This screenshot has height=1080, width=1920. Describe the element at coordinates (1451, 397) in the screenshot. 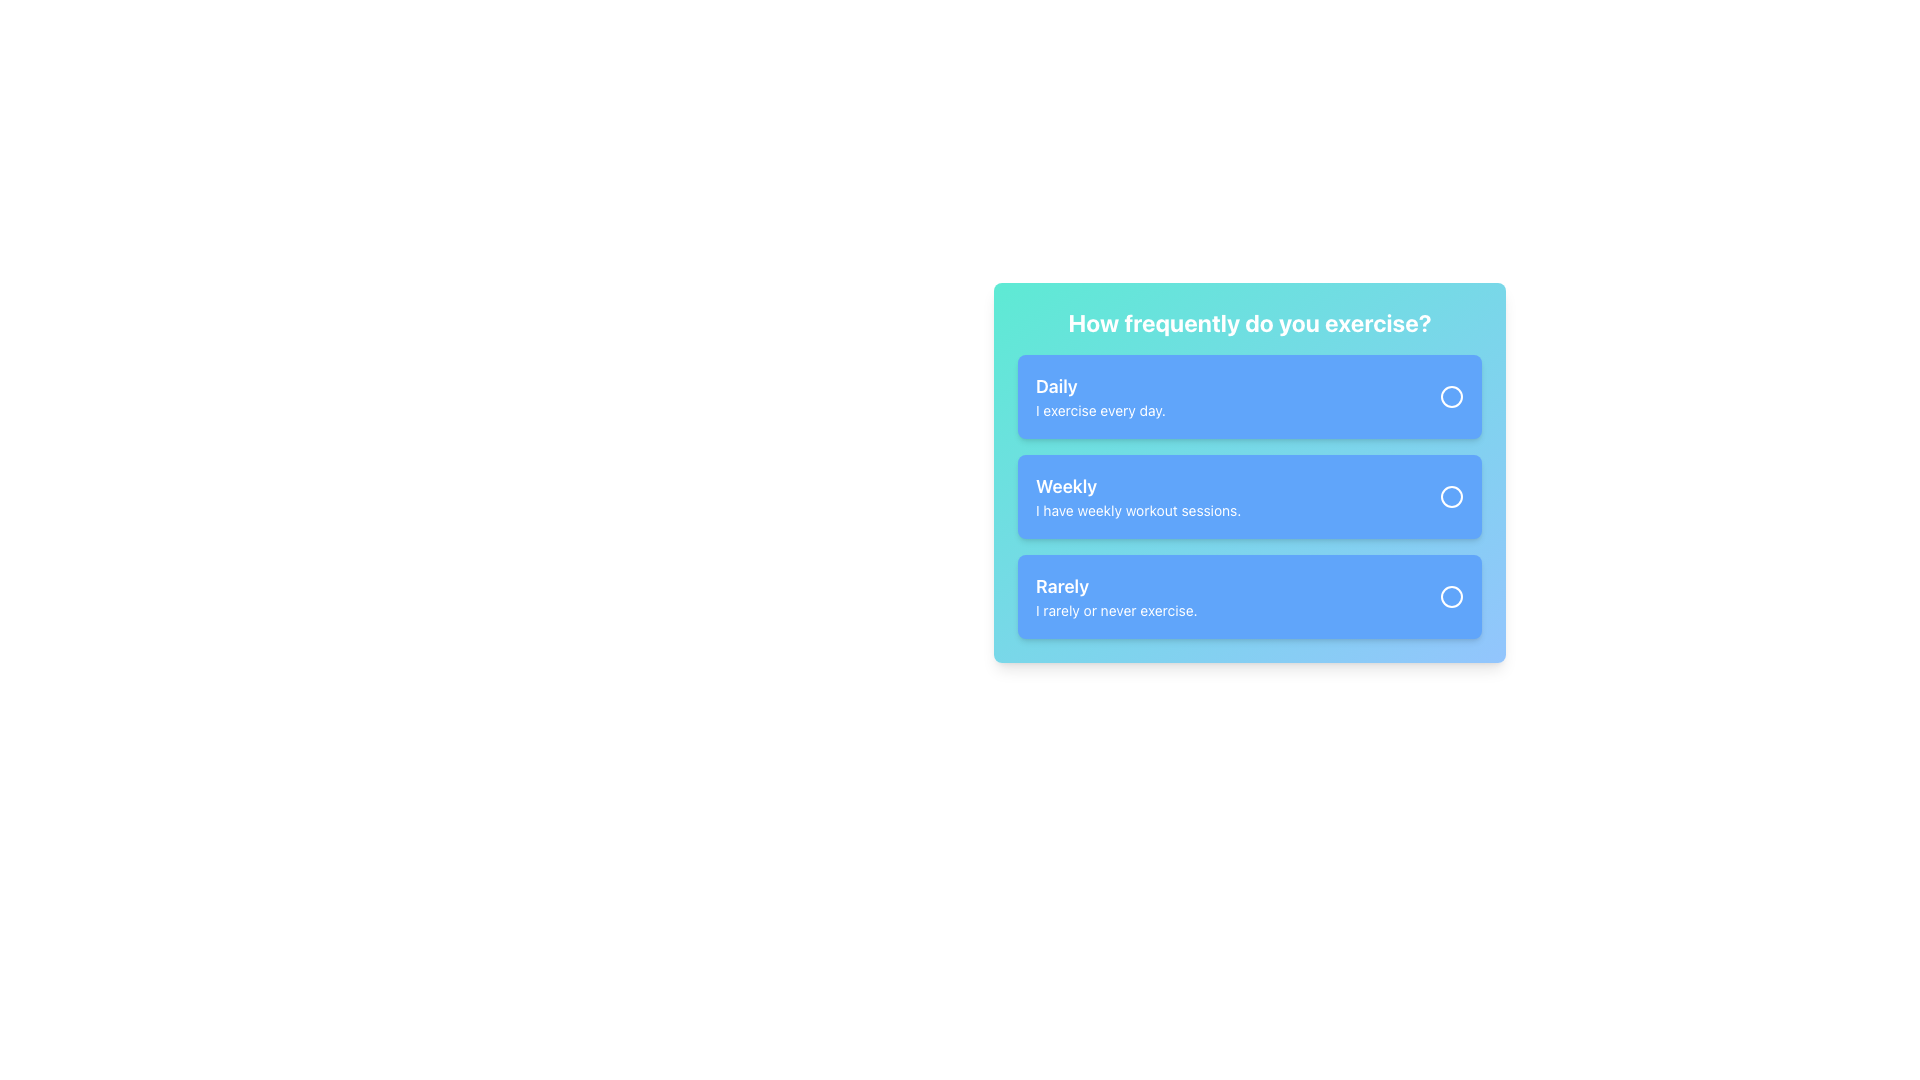

I see `the radio button indicator in the top right corner of the 'Daily' option box` at that location.